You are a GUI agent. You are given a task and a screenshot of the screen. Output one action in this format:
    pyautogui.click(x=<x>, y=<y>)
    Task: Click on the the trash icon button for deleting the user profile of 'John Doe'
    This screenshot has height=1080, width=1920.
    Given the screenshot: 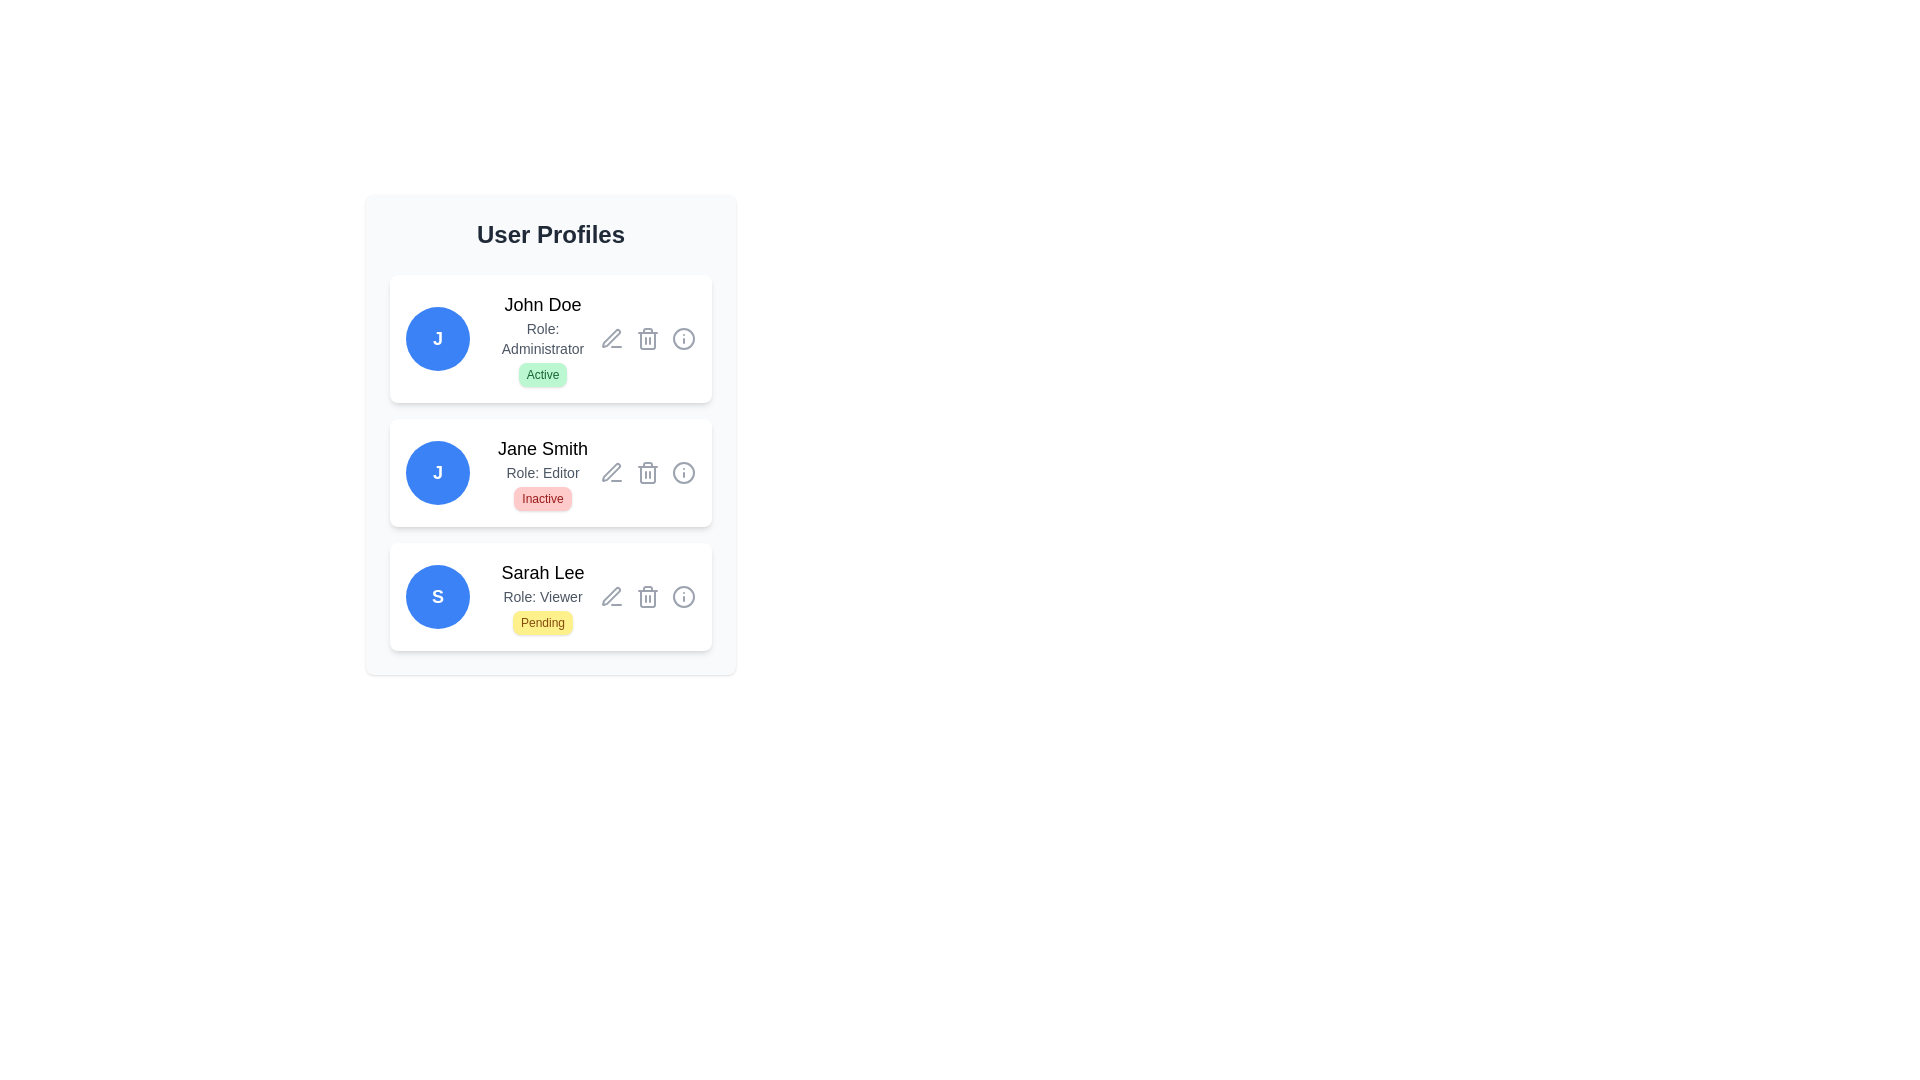 What is the action you would take?
    pyautogui.click(x=648, y=338)
    